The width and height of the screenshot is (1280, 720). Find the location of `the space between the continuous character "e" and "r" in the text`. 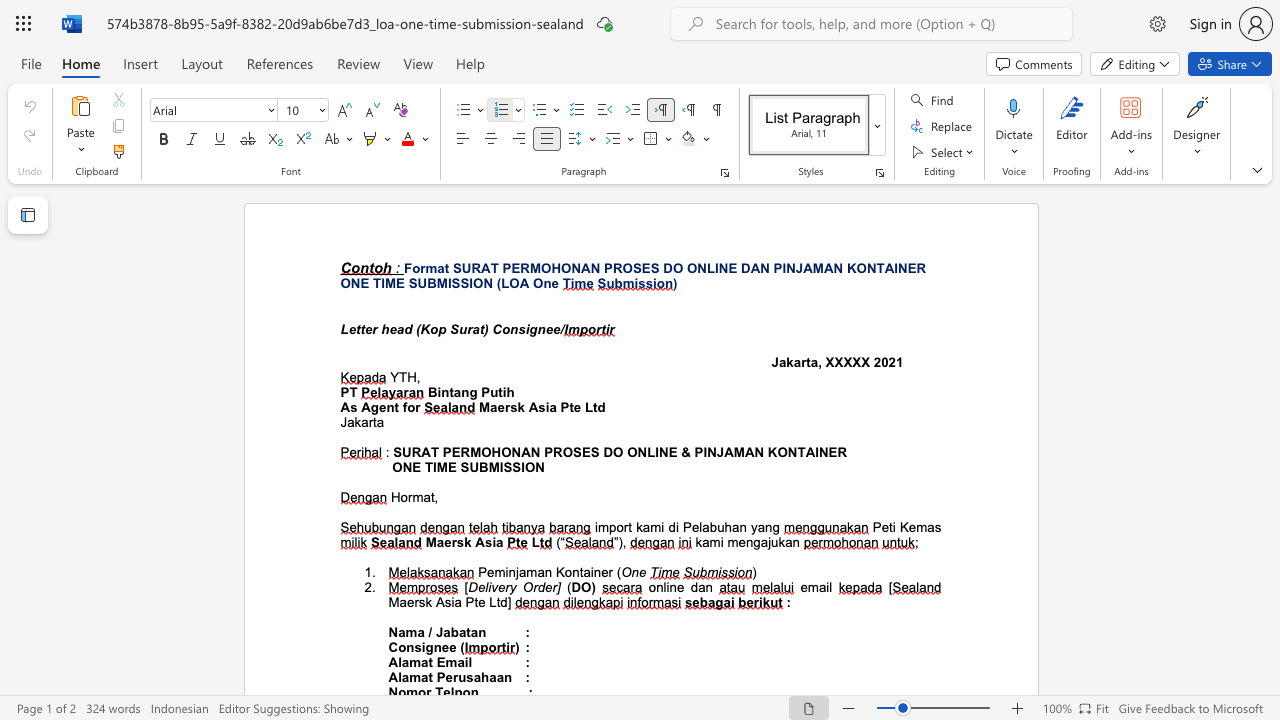

the space between the continuous character "e" and "r" in the text is located at coordinates (412, 601).